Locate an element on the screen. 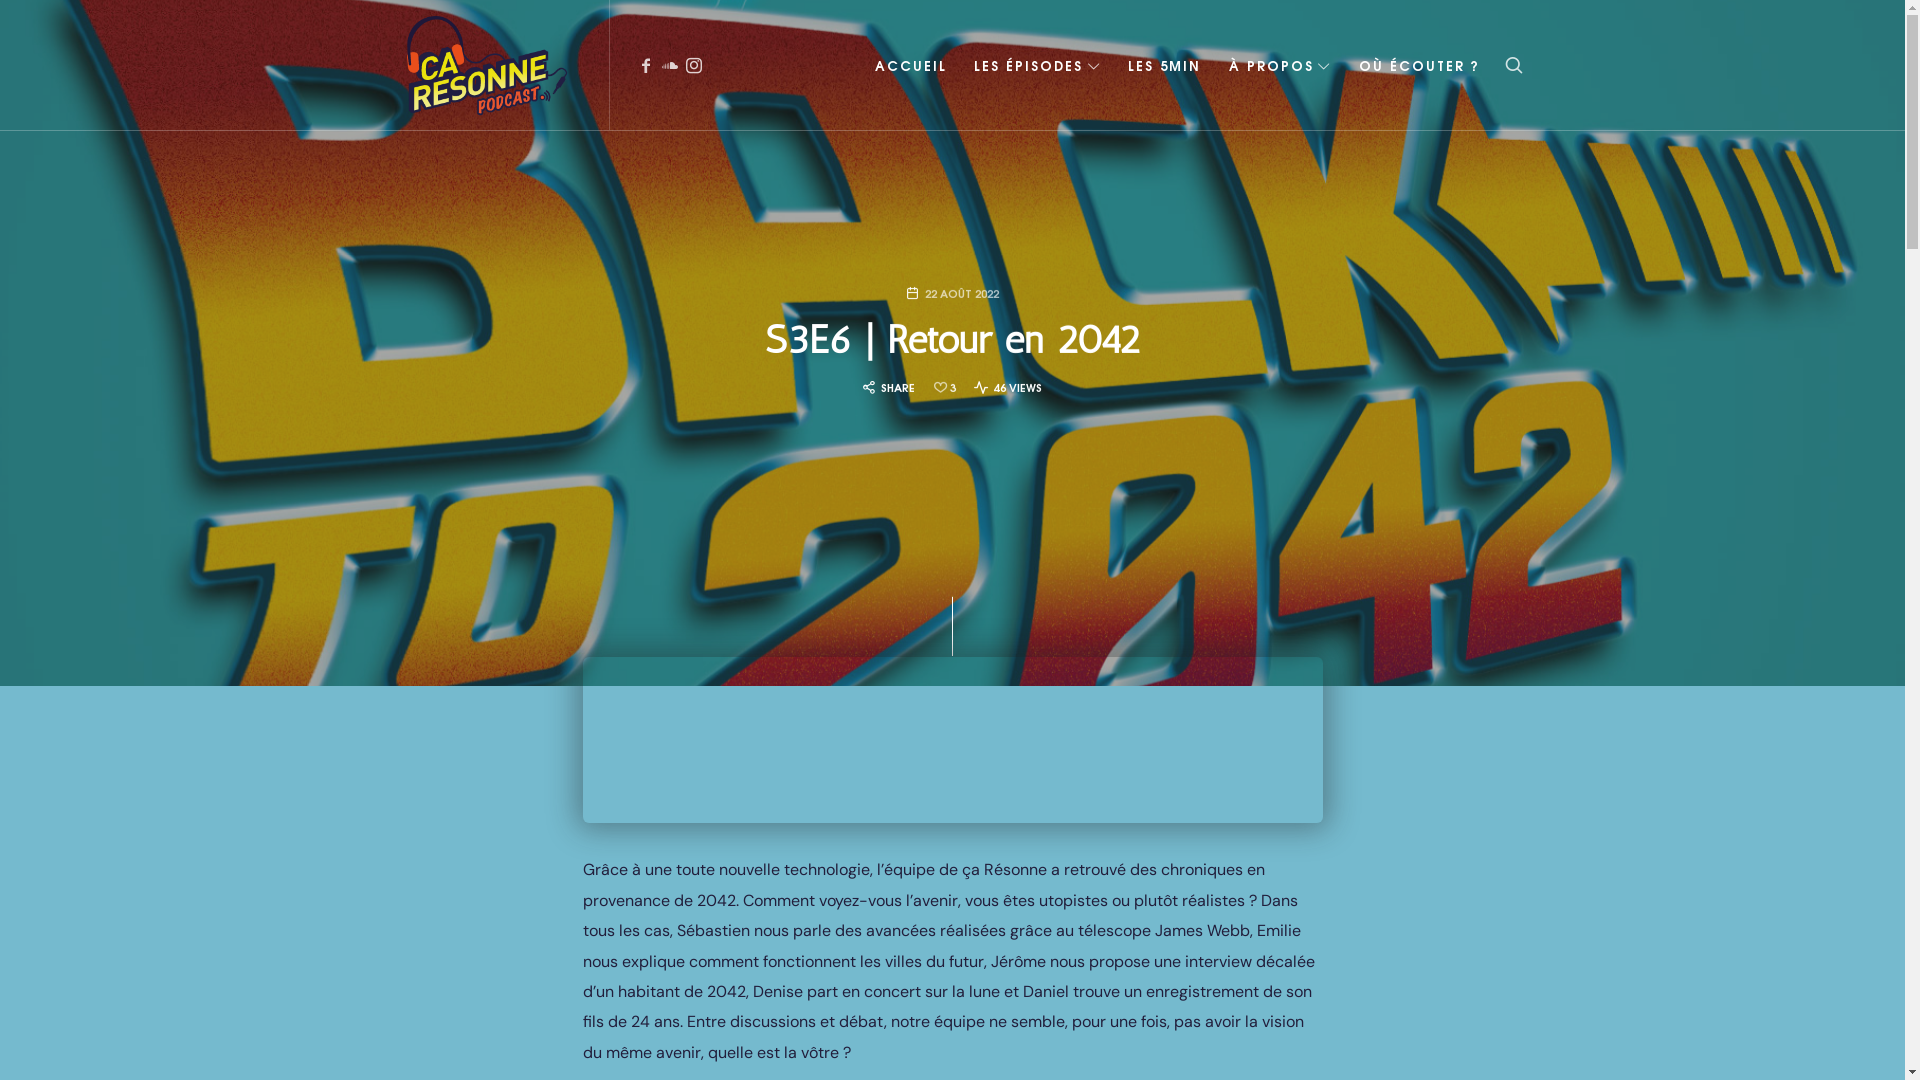  'ACCUEIL' is located at coordinates (868, 64).